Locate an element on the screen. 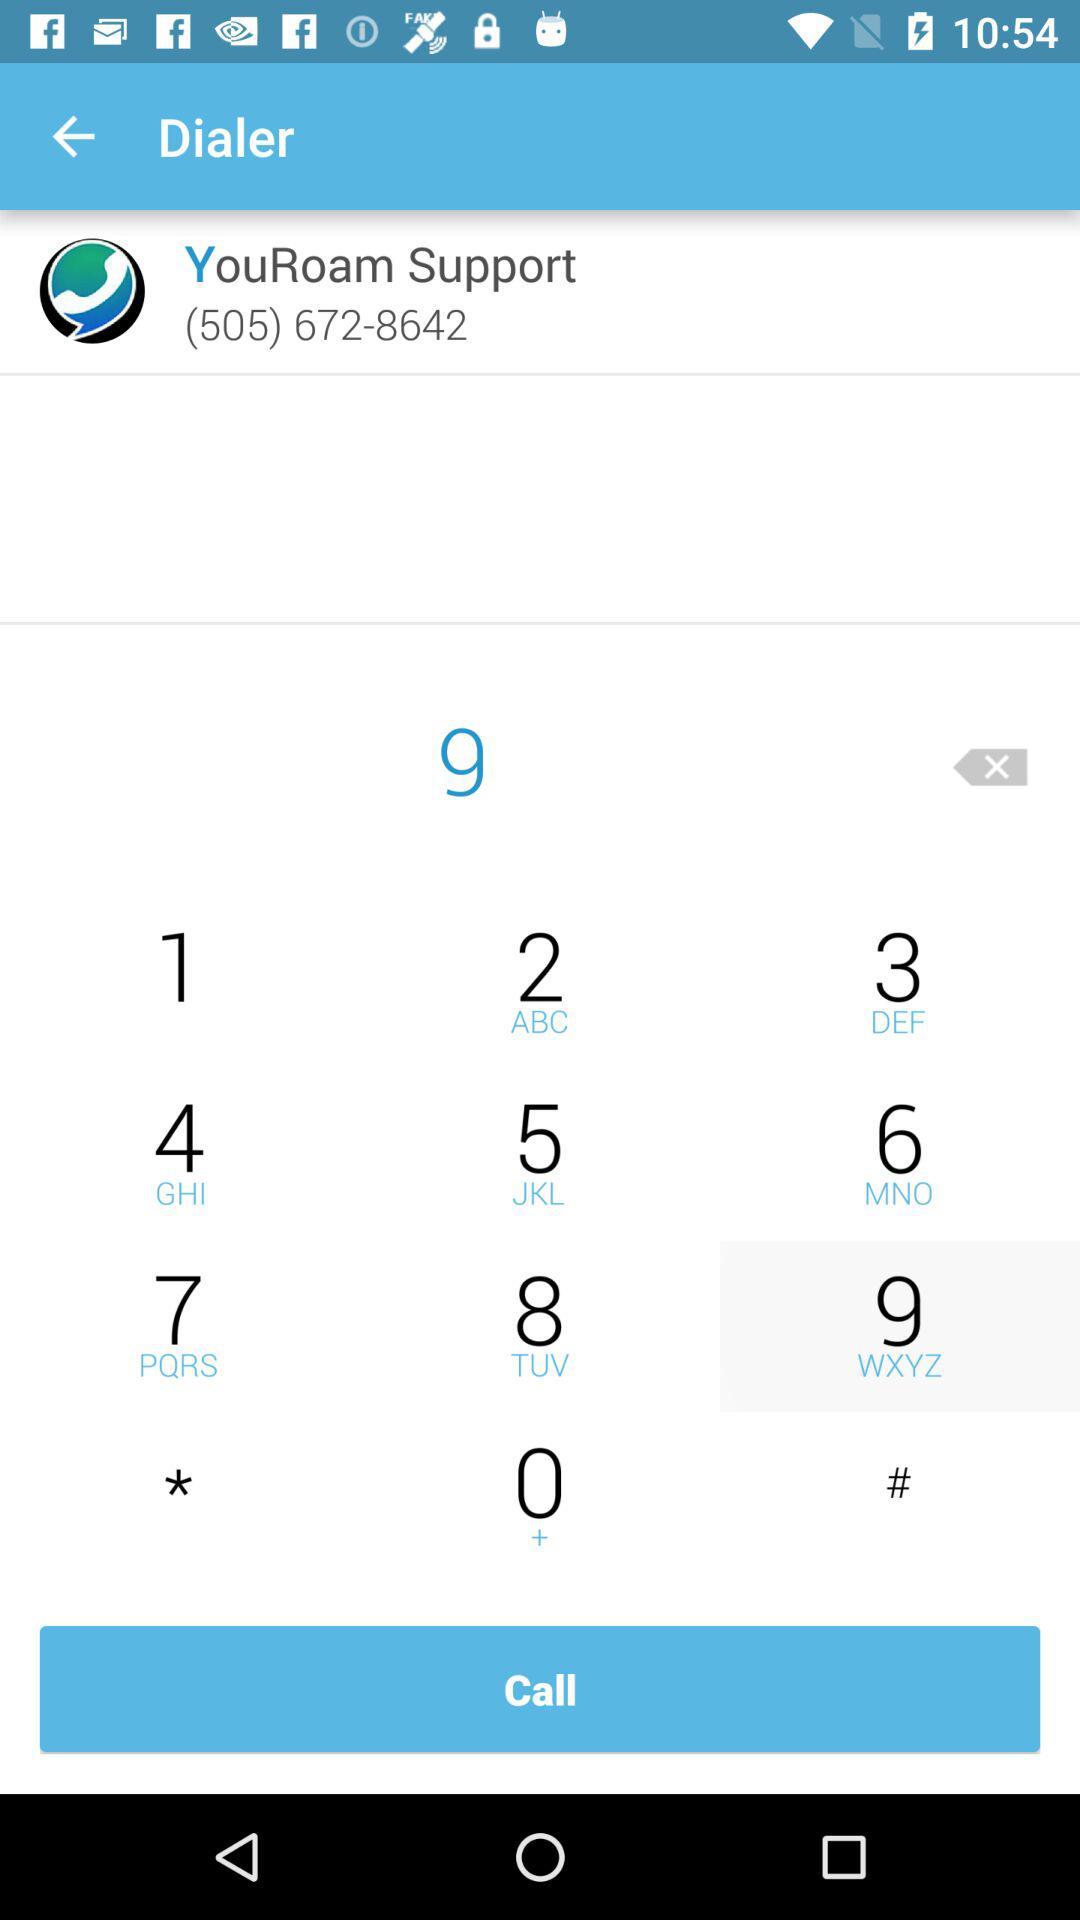 The image size is (1080, 1920). press one is located at coordinates (180, 982).